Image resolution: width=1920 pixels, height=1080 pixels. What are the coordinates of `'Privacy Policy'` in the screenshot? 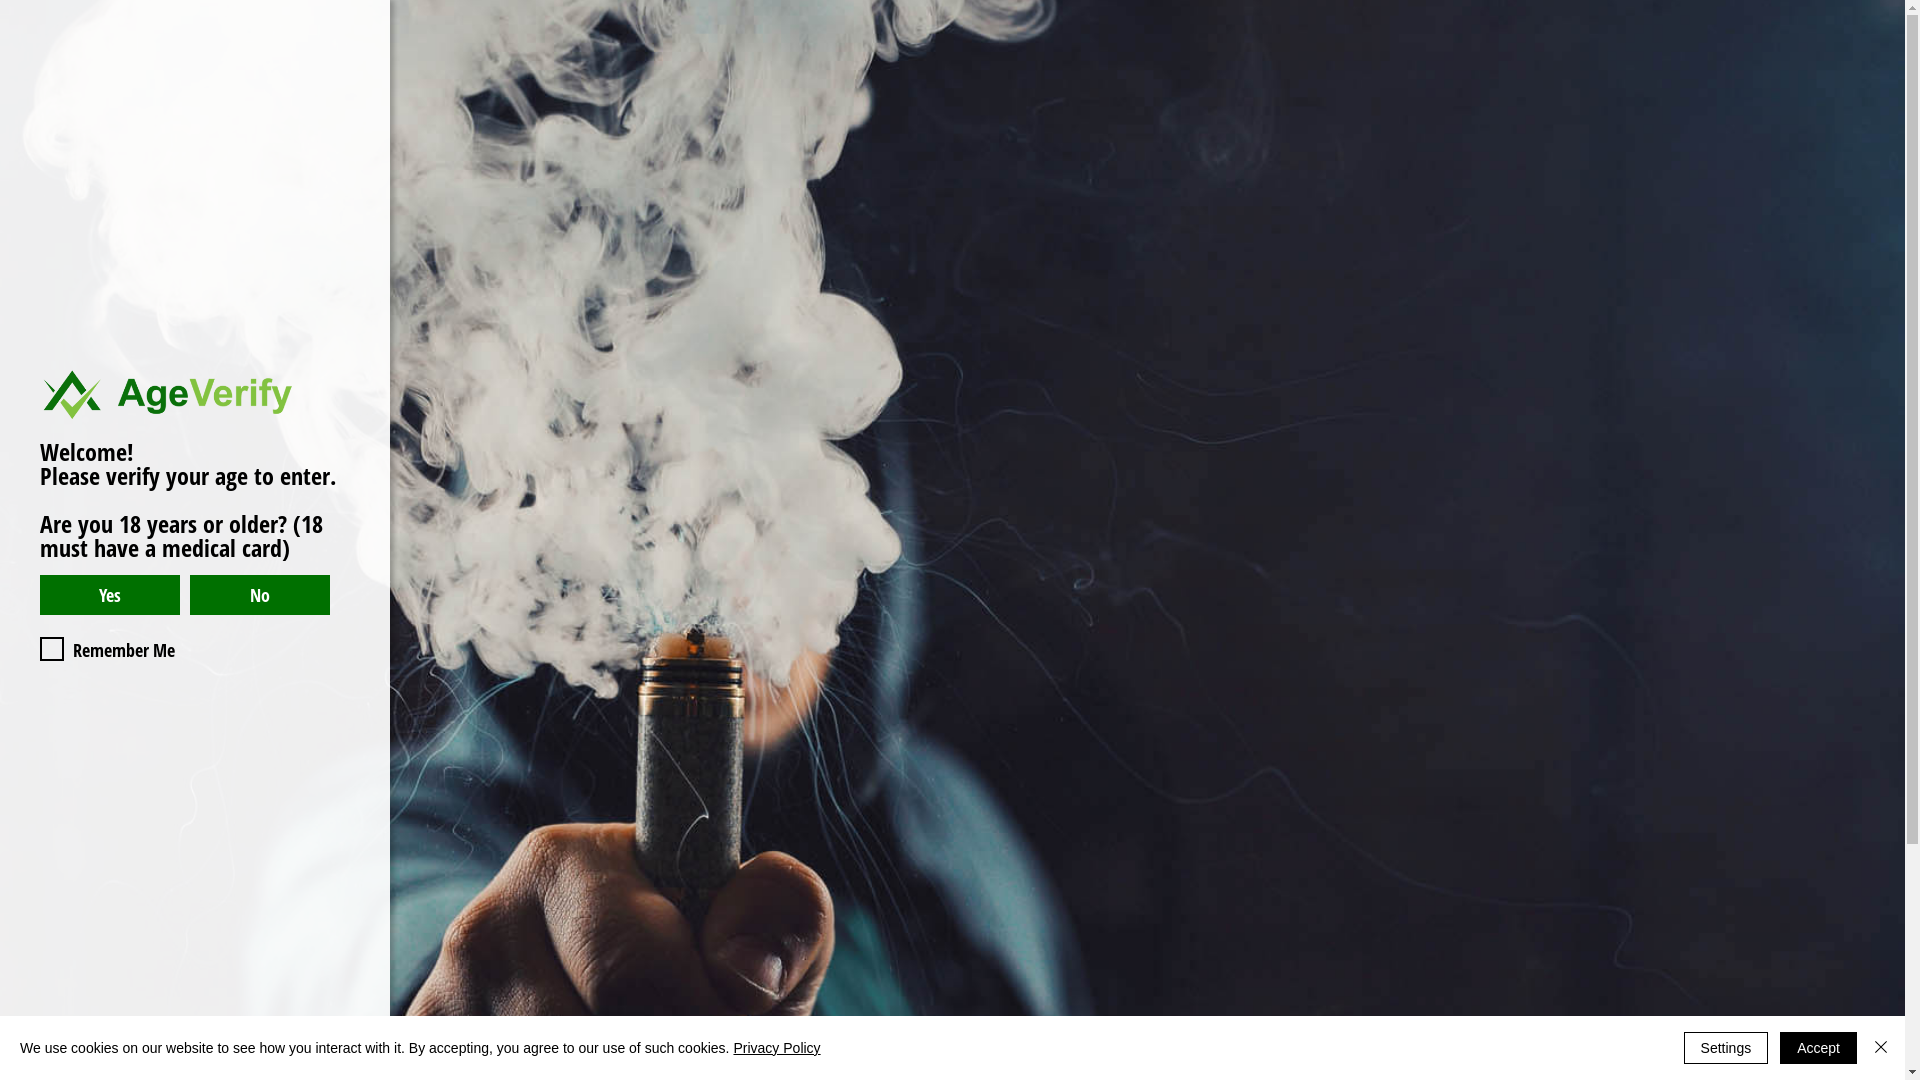 It's located at (775, 1047).